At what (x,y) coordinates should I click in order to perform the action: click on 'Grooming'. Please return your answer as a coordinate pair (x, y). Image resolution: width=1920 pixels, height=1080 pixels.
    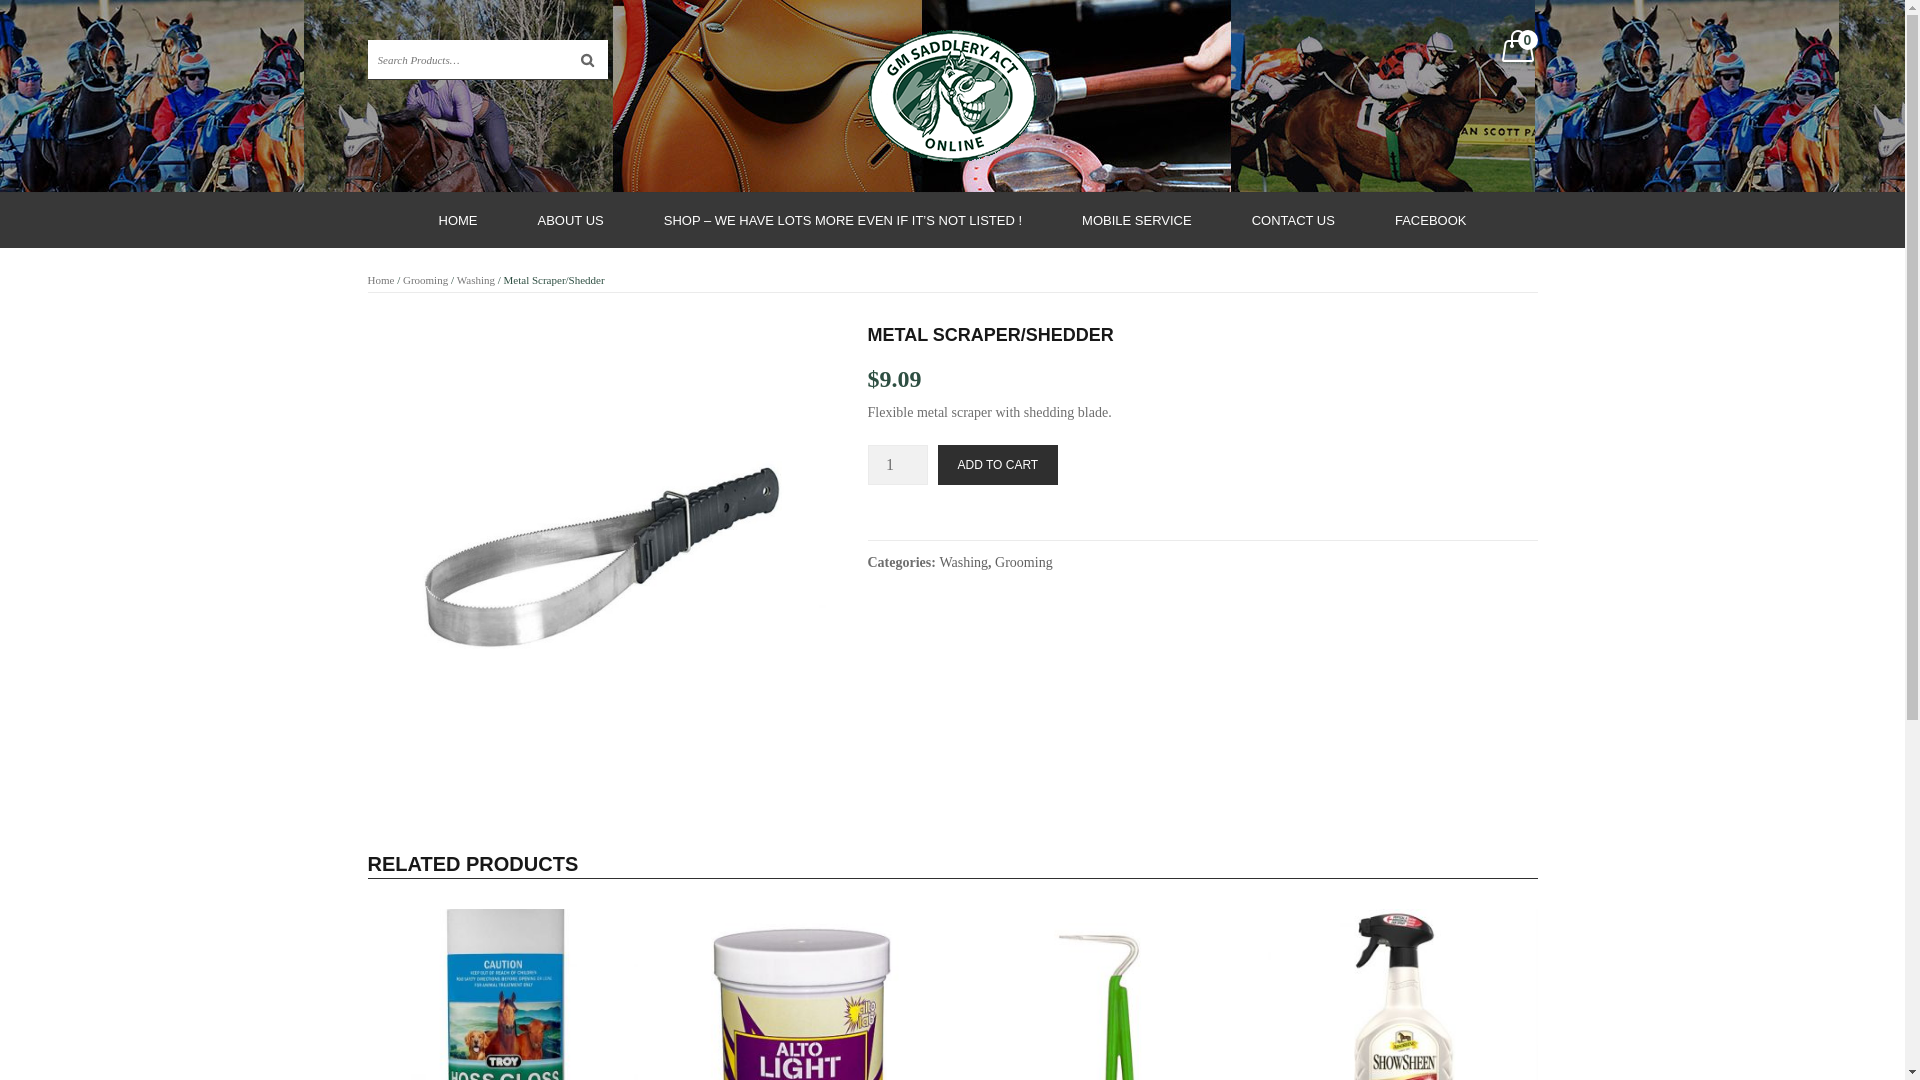
    Looking at the image, I should click on (424, 280).